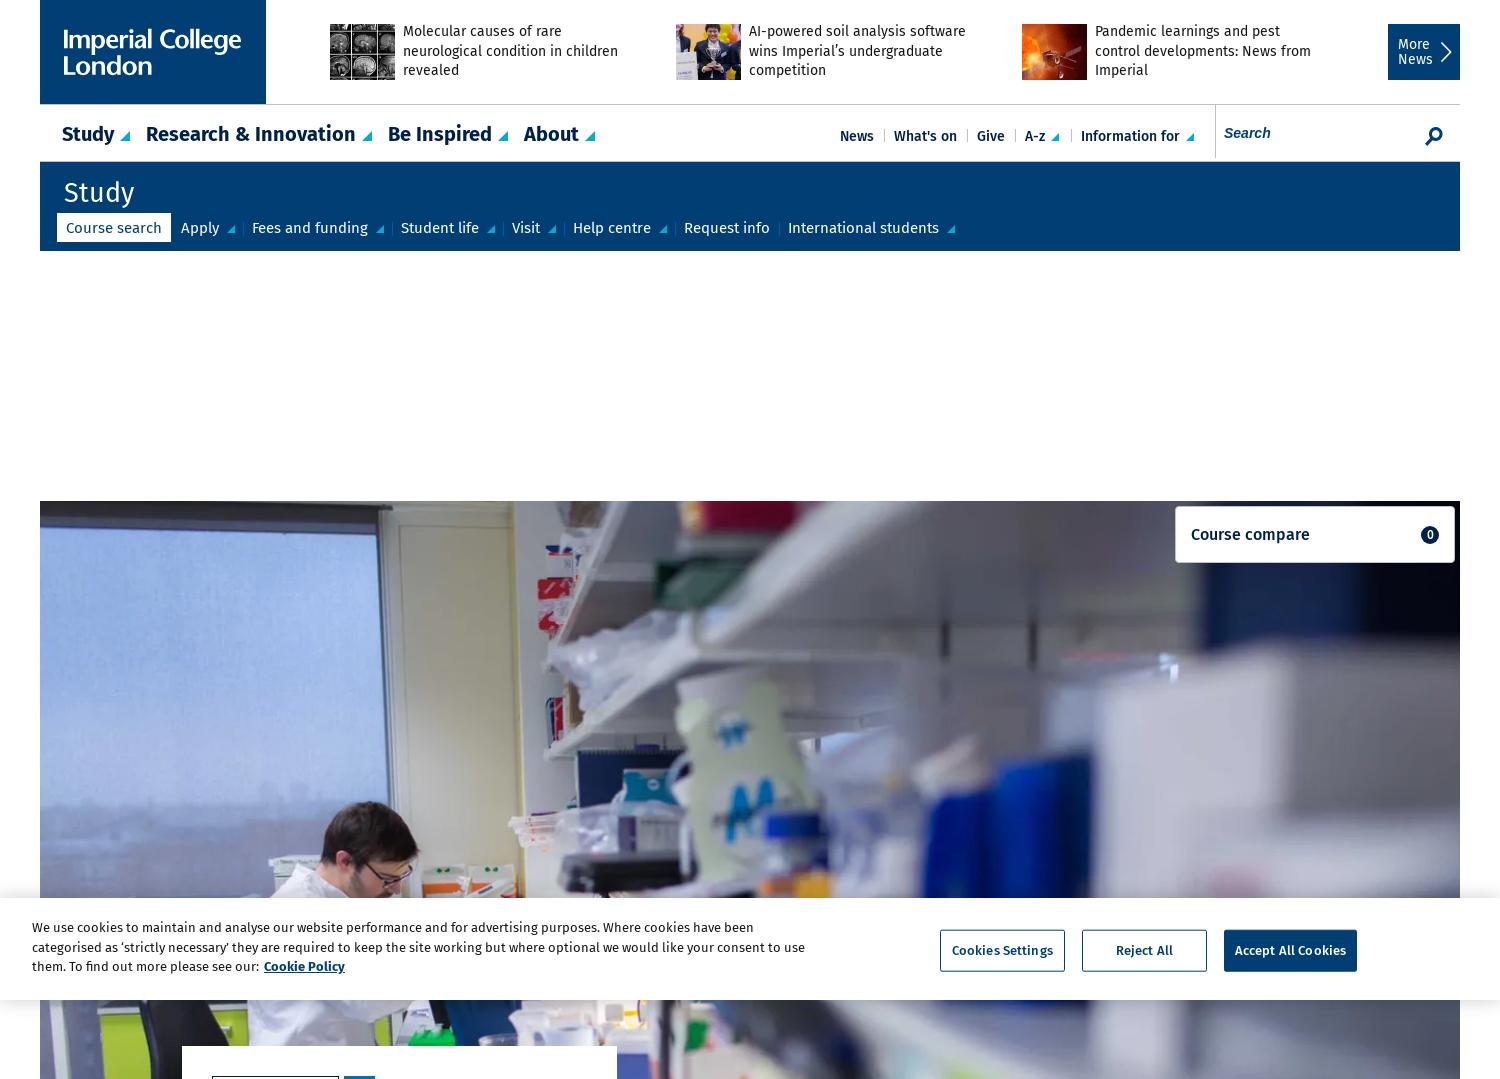  Describe the element at coordinates (1024, 135) in the screenshot. I see `'A-Z'` at that location.